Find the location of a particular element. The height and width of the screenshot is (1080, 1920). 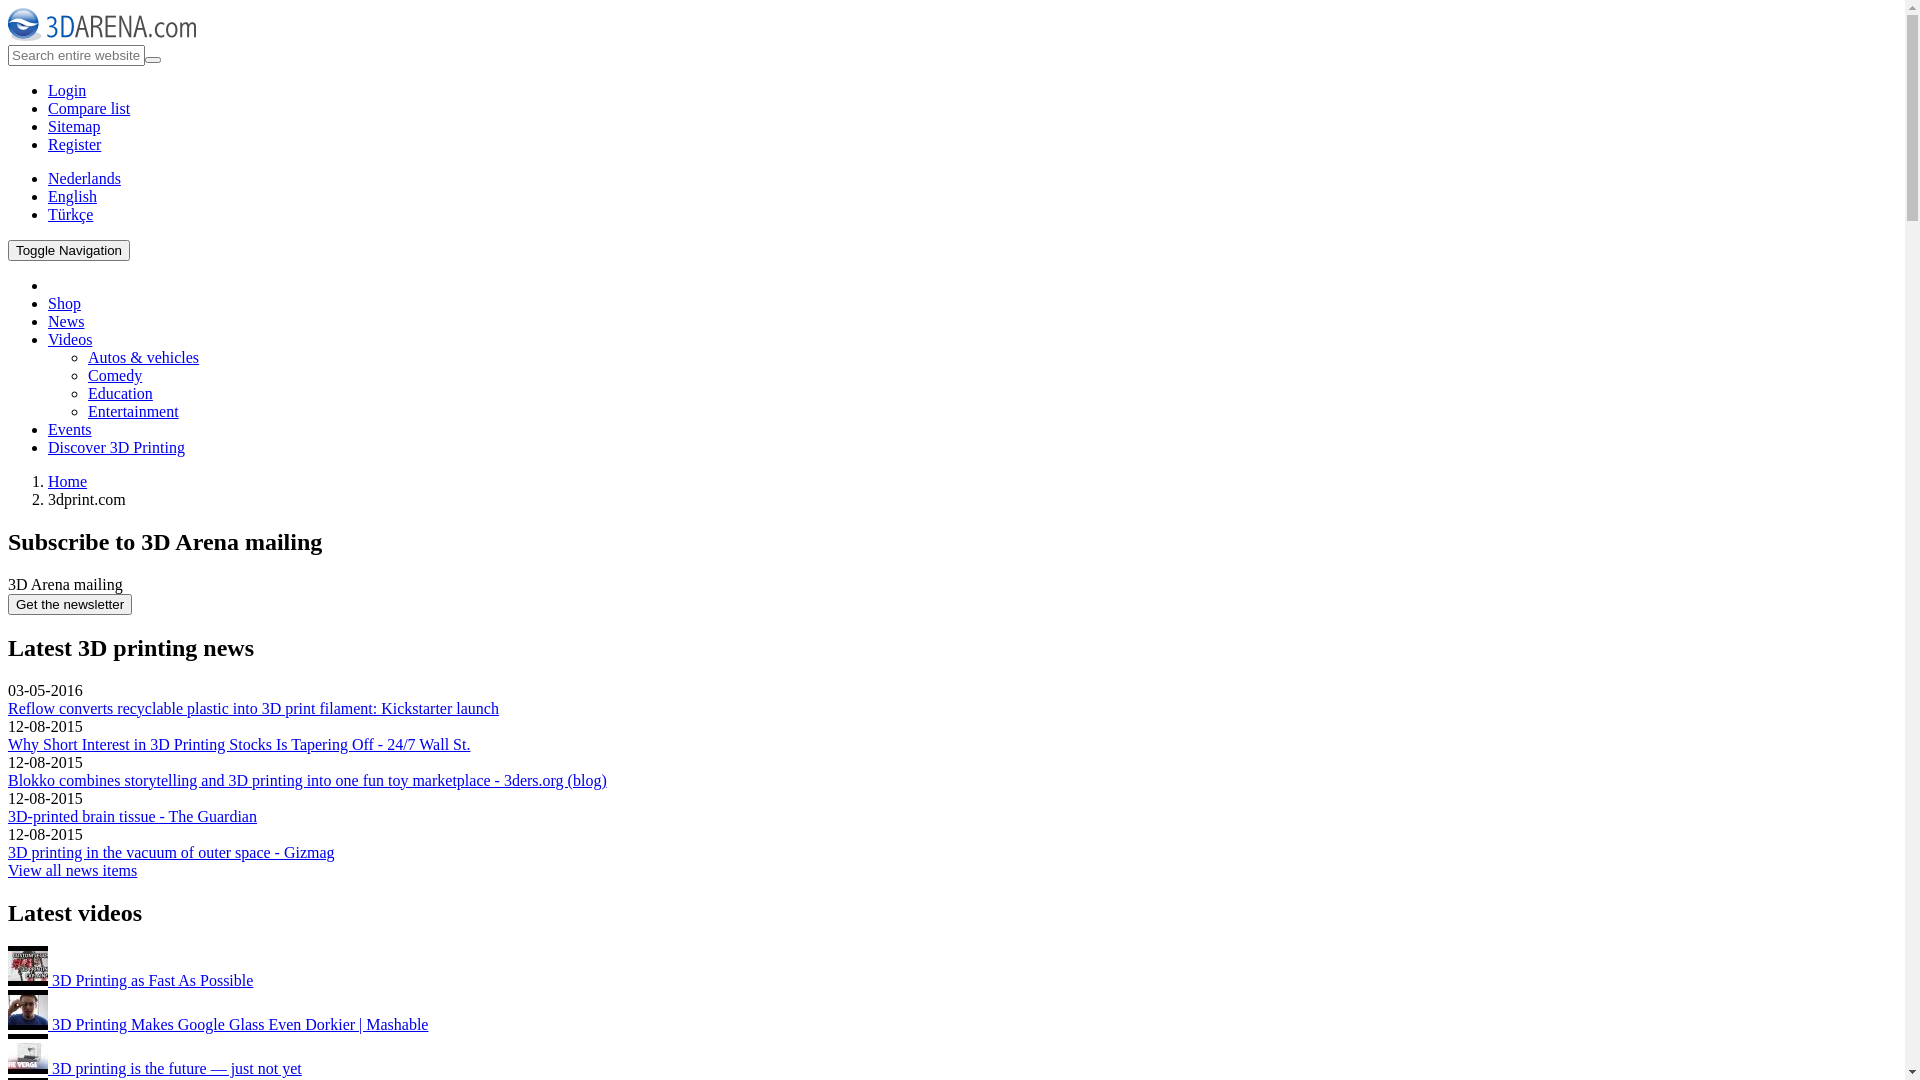

'3D Printing Makes Google Glass Even Dorkier | Mashable' is located at coordinates (28, 1010).